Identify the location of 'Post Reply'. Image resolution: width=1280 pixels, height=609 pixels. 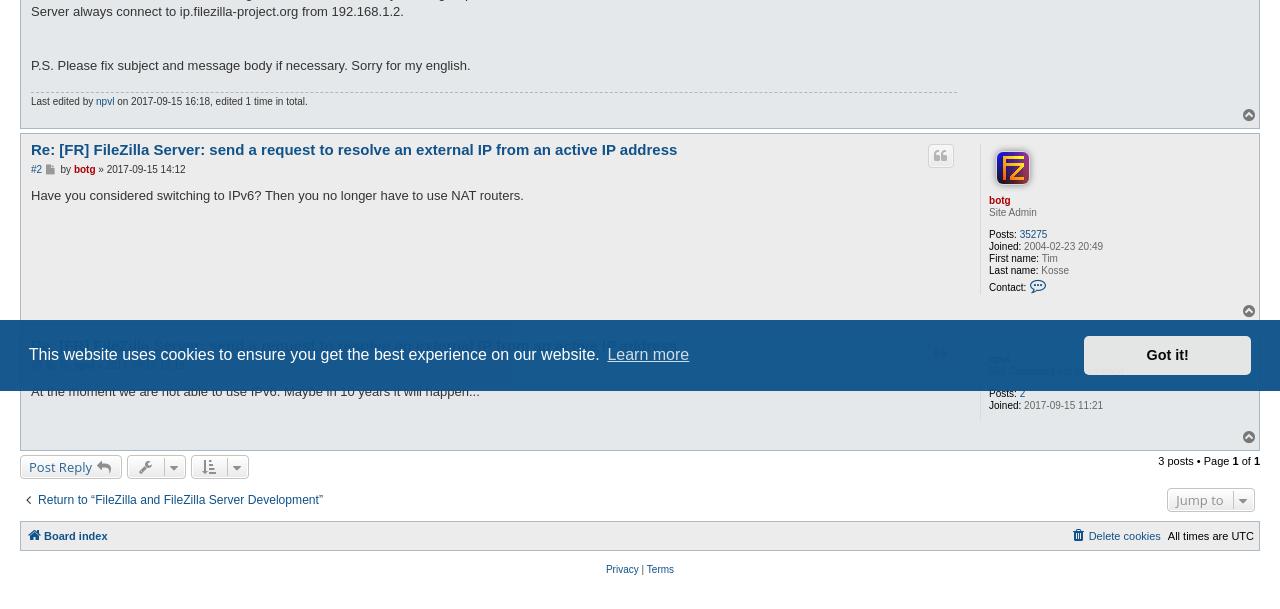
(60, 466).